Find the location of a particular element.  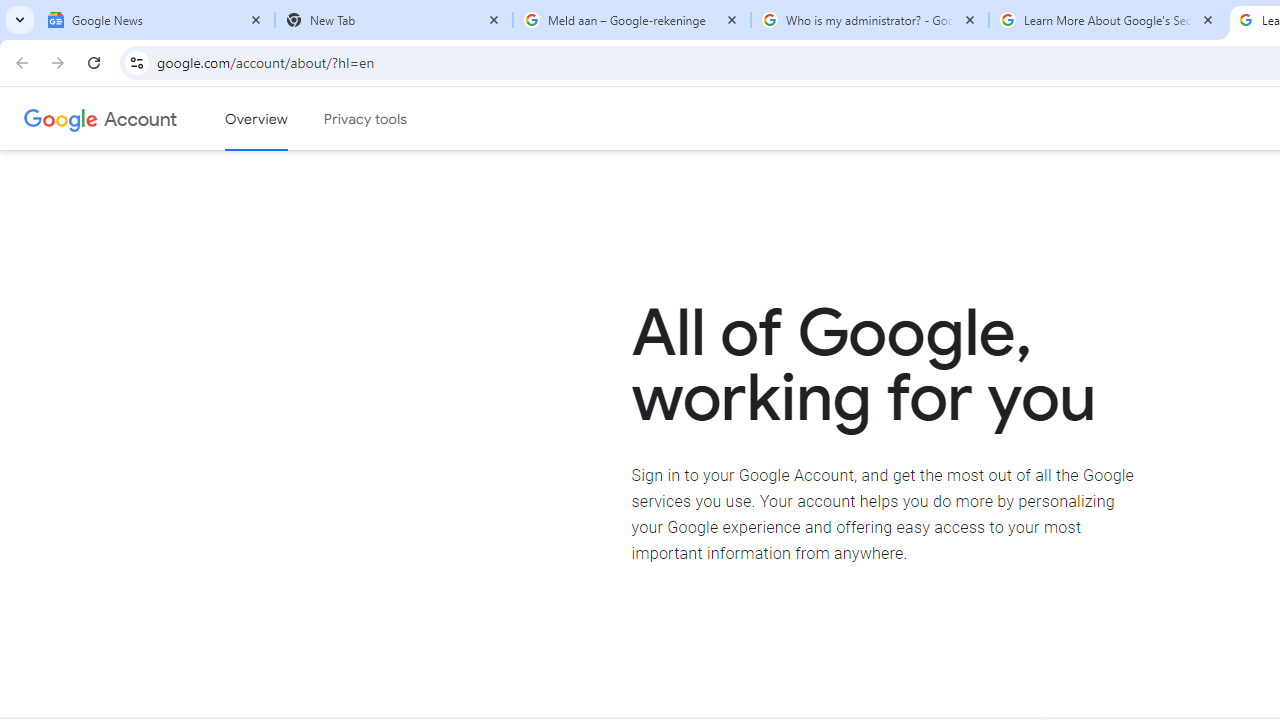

'Google Account overview' is located at coordinates (255, 119).